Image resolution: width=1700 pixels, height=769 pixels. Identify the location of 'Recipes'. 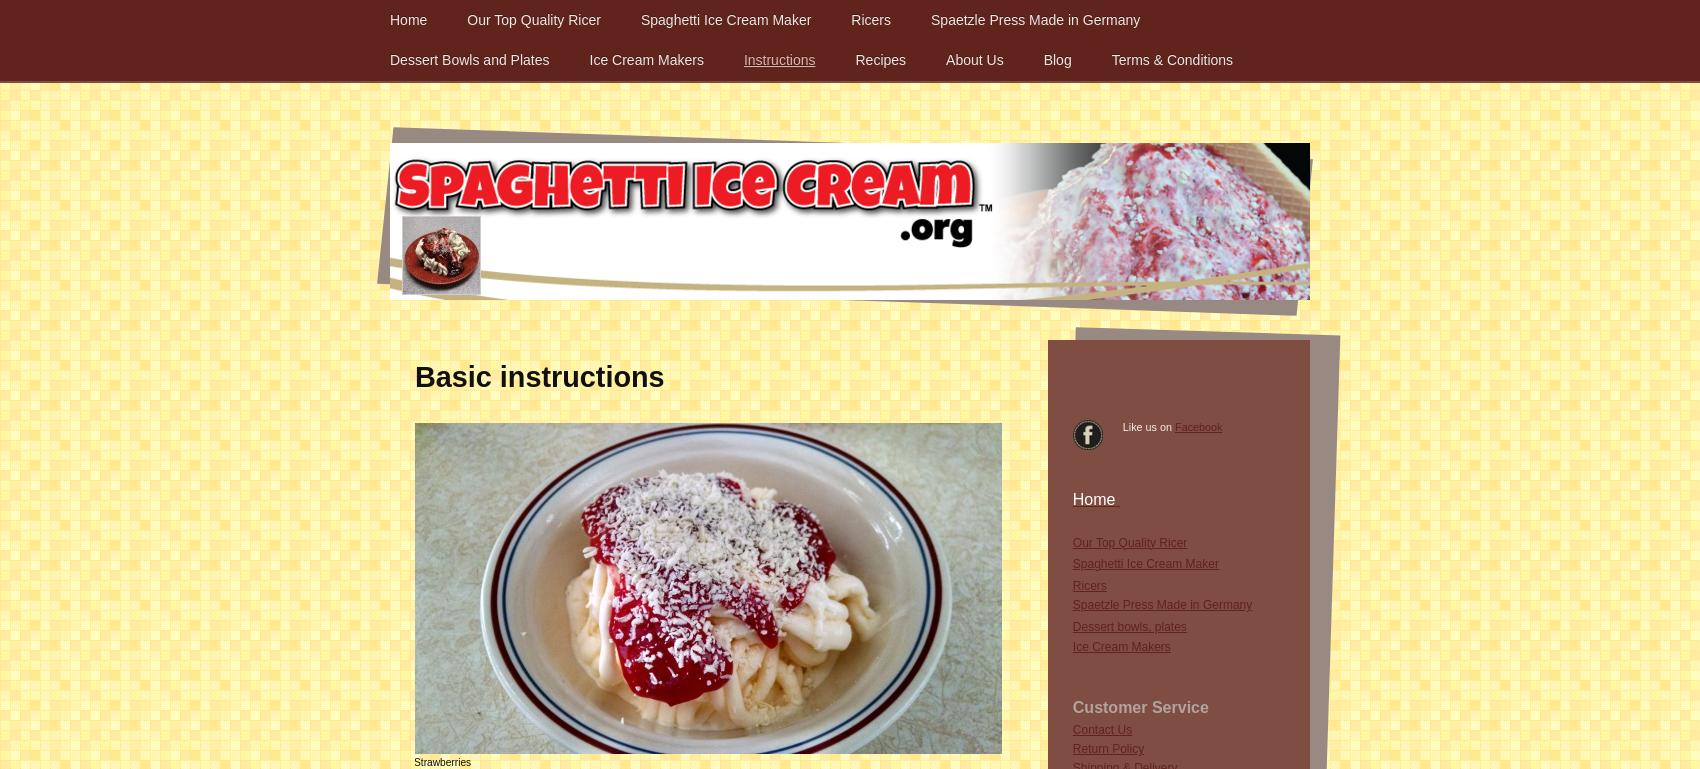
(880, 59).